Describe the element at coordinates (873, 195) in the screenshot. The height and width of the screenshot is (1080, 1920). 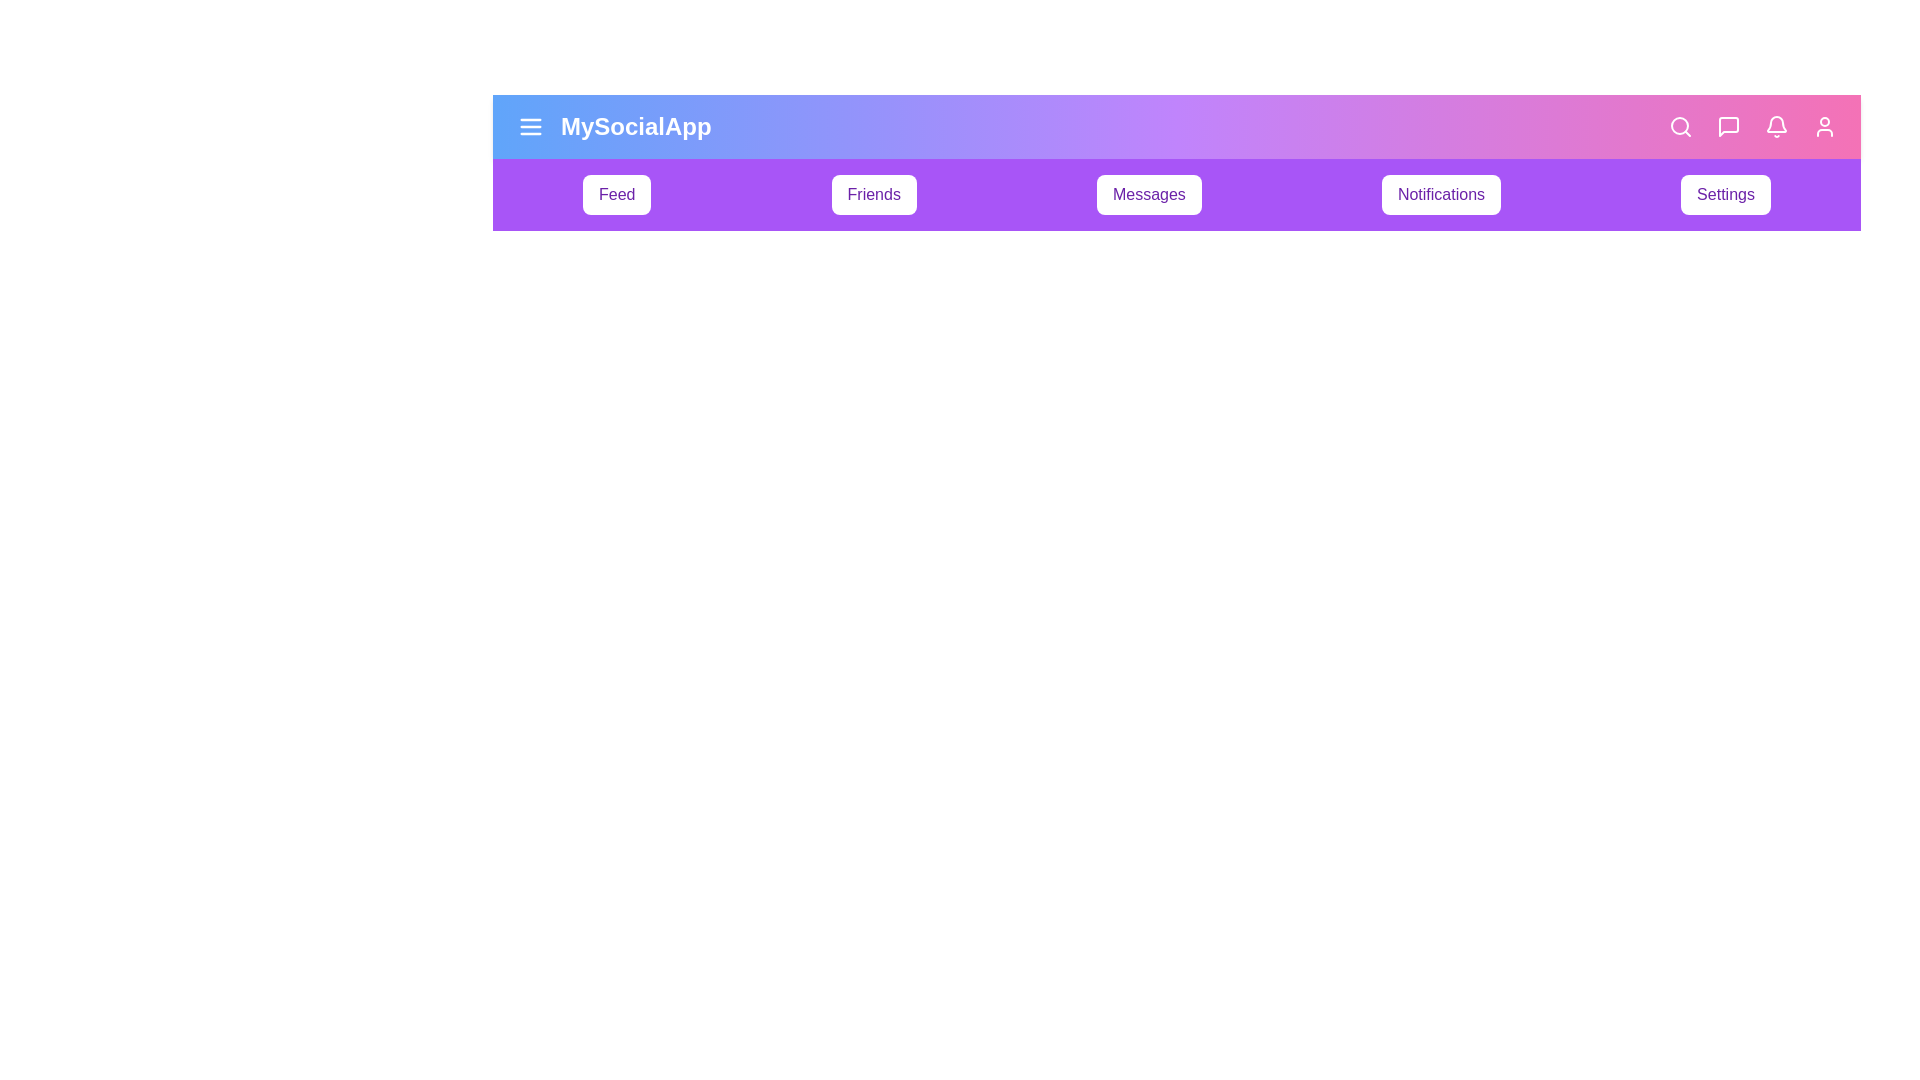
I see `the menu item Friends to observe its hover effect` at that location.